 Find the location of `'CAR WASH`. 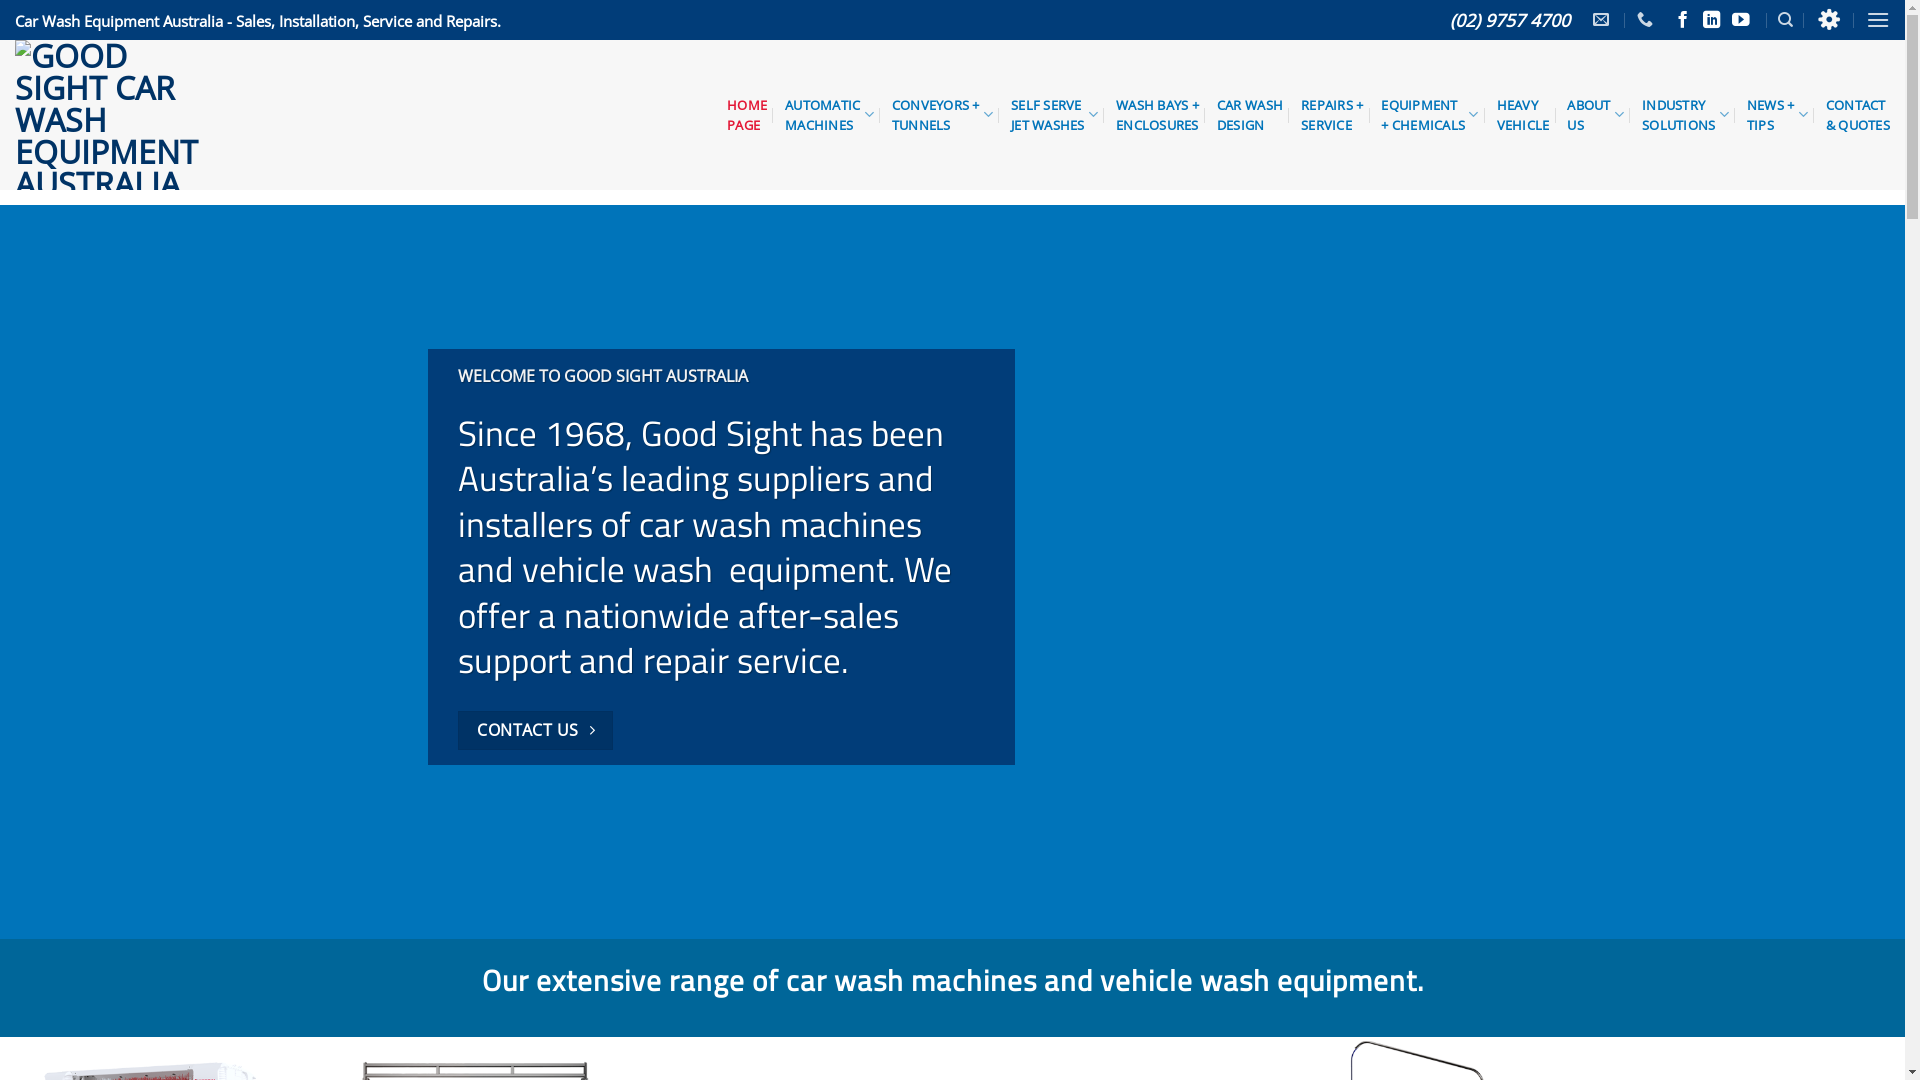

'CAR WASH is located at coordinates (1248, 115).